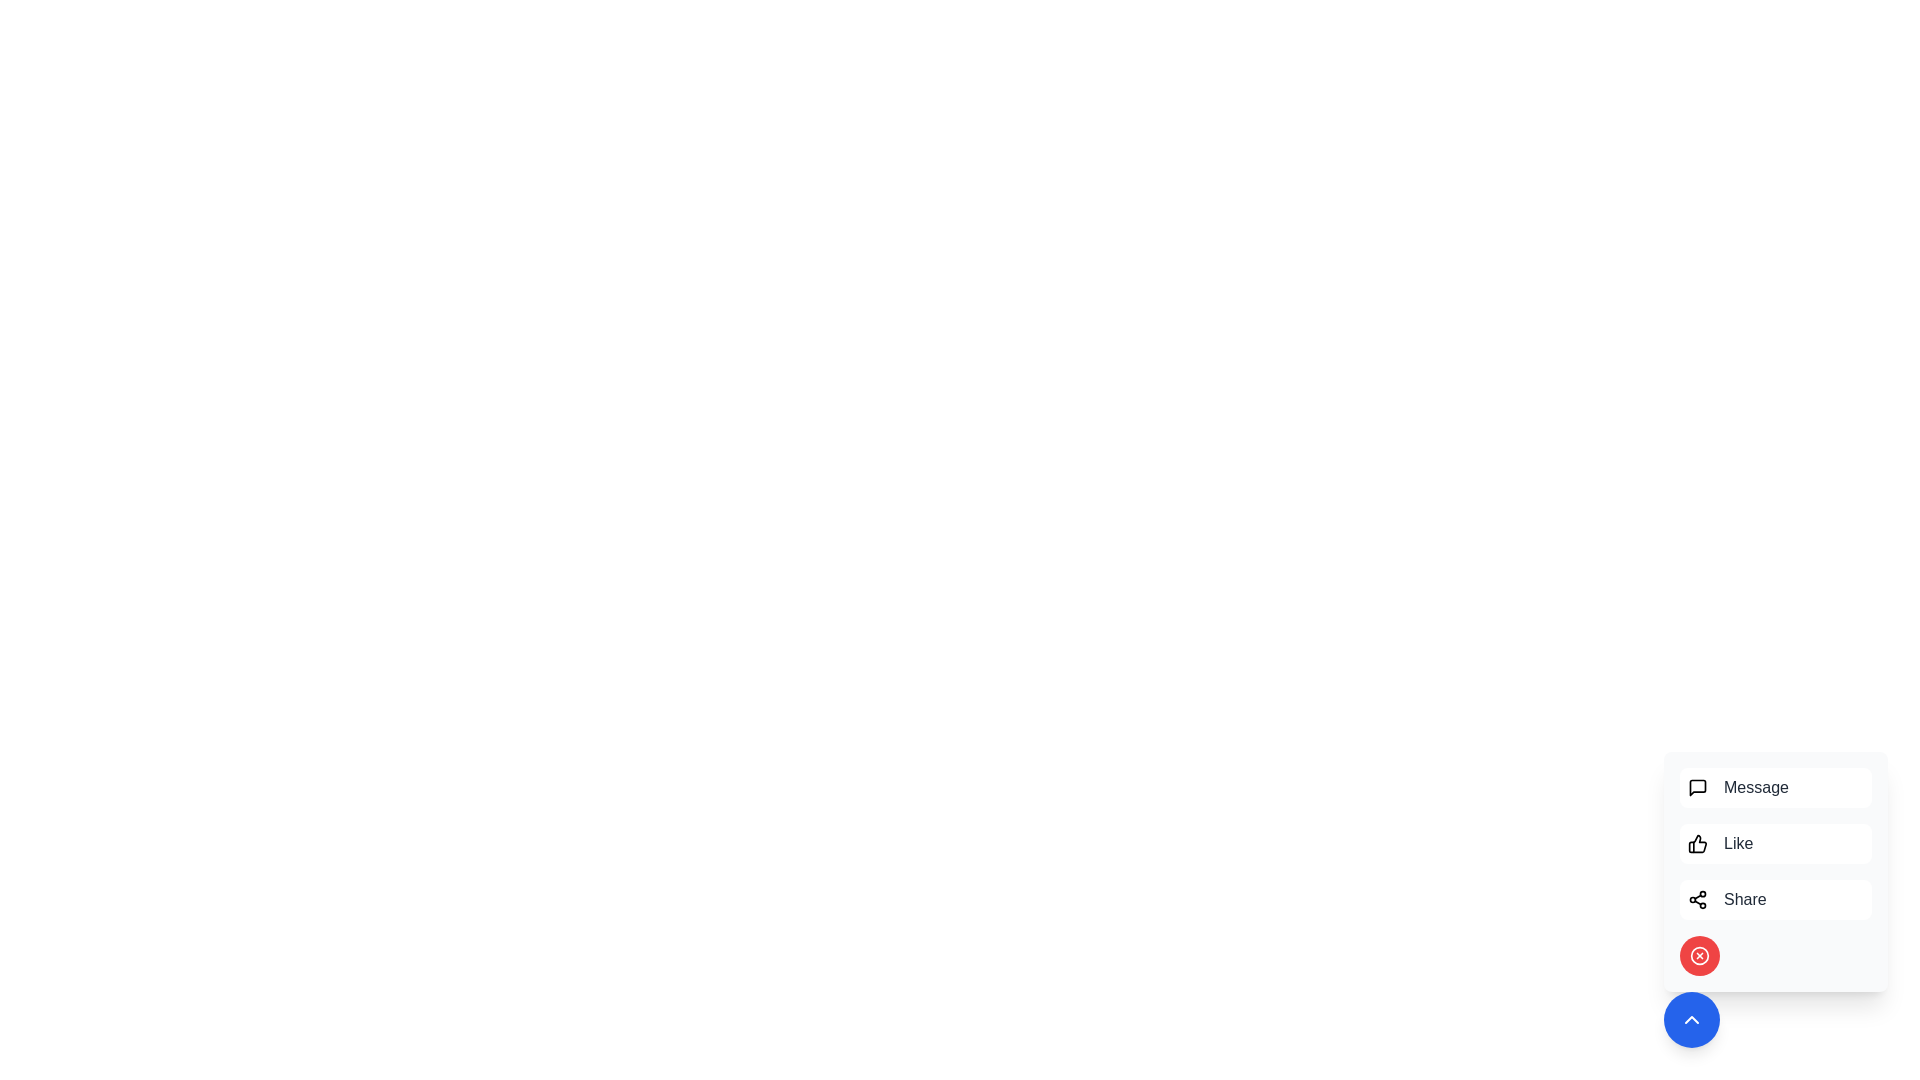  Describe the element at coordinates (1776, 844) in the screenshot. I see `the 'Like' button to perform the 'like' action` at that location.